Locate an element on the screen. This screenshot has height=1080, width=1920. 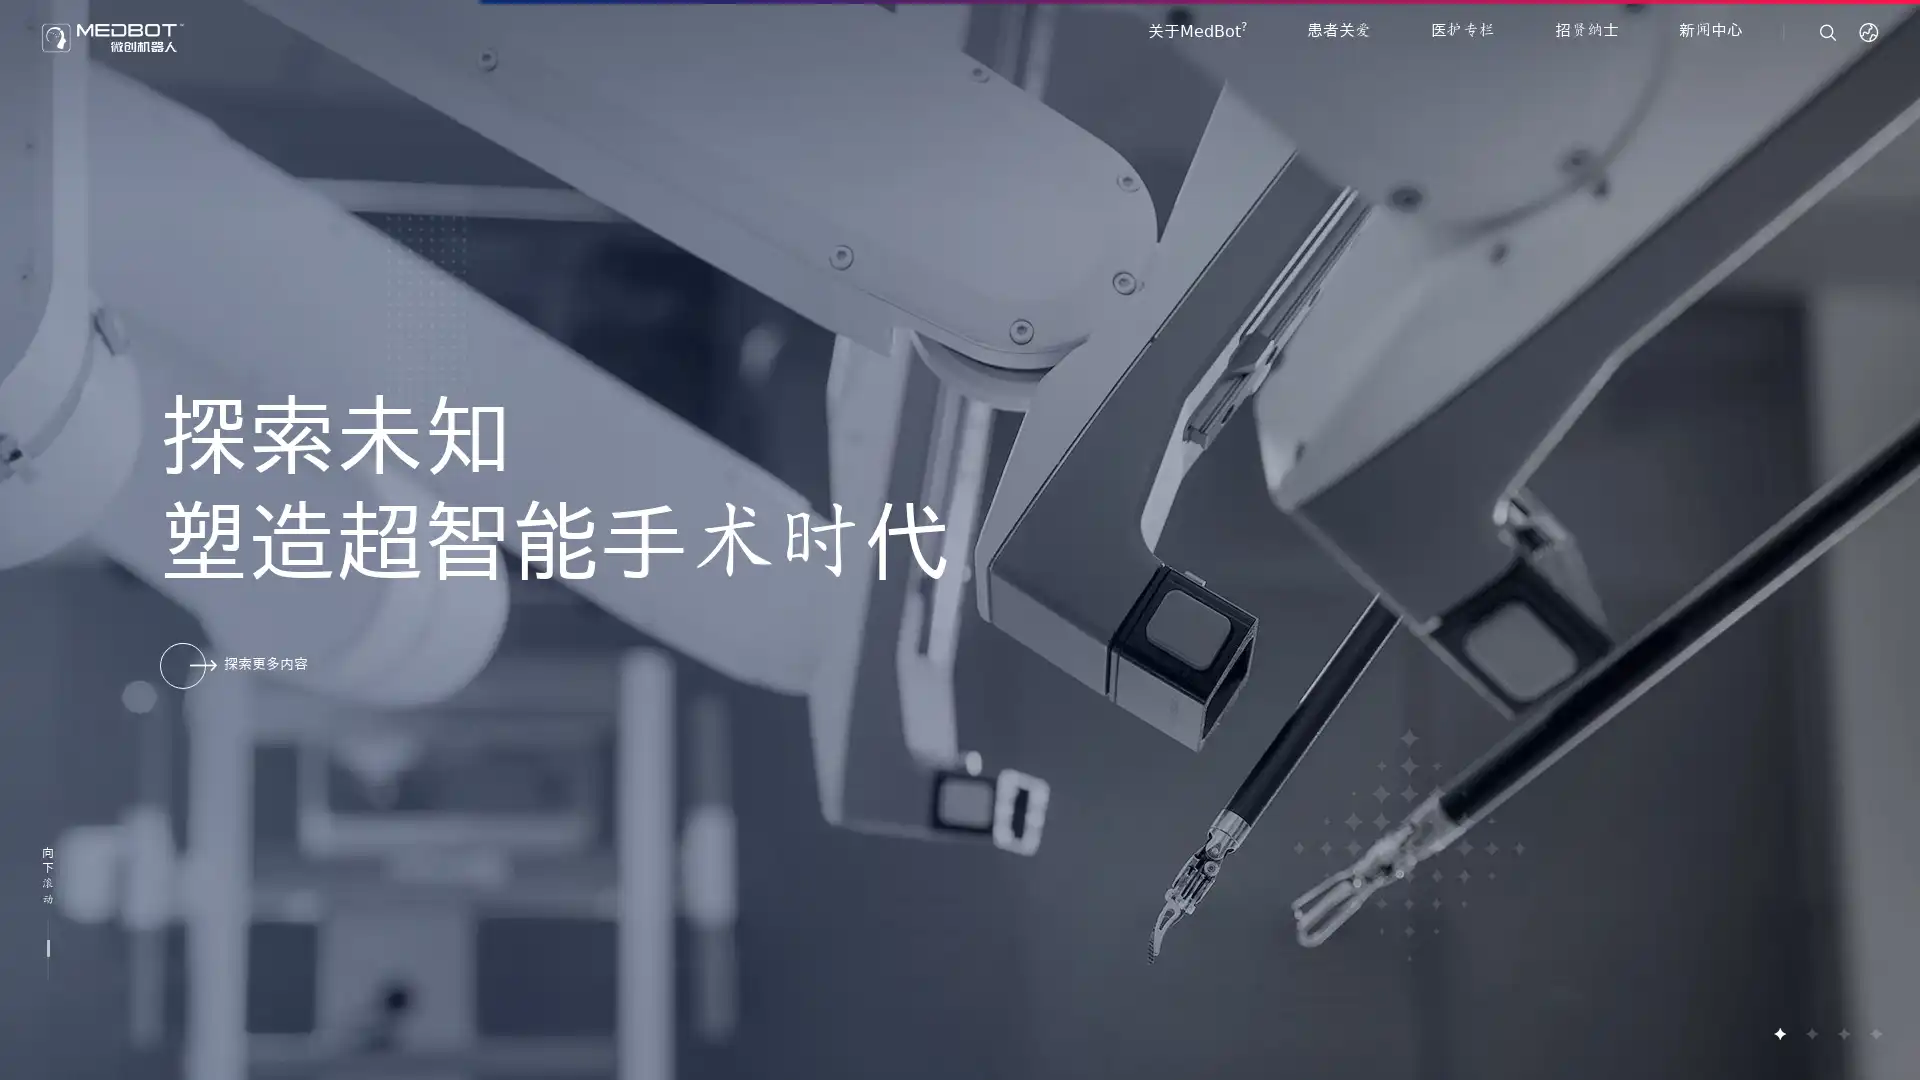
Go to slide 3 is located at coordinates (1842, 1033).